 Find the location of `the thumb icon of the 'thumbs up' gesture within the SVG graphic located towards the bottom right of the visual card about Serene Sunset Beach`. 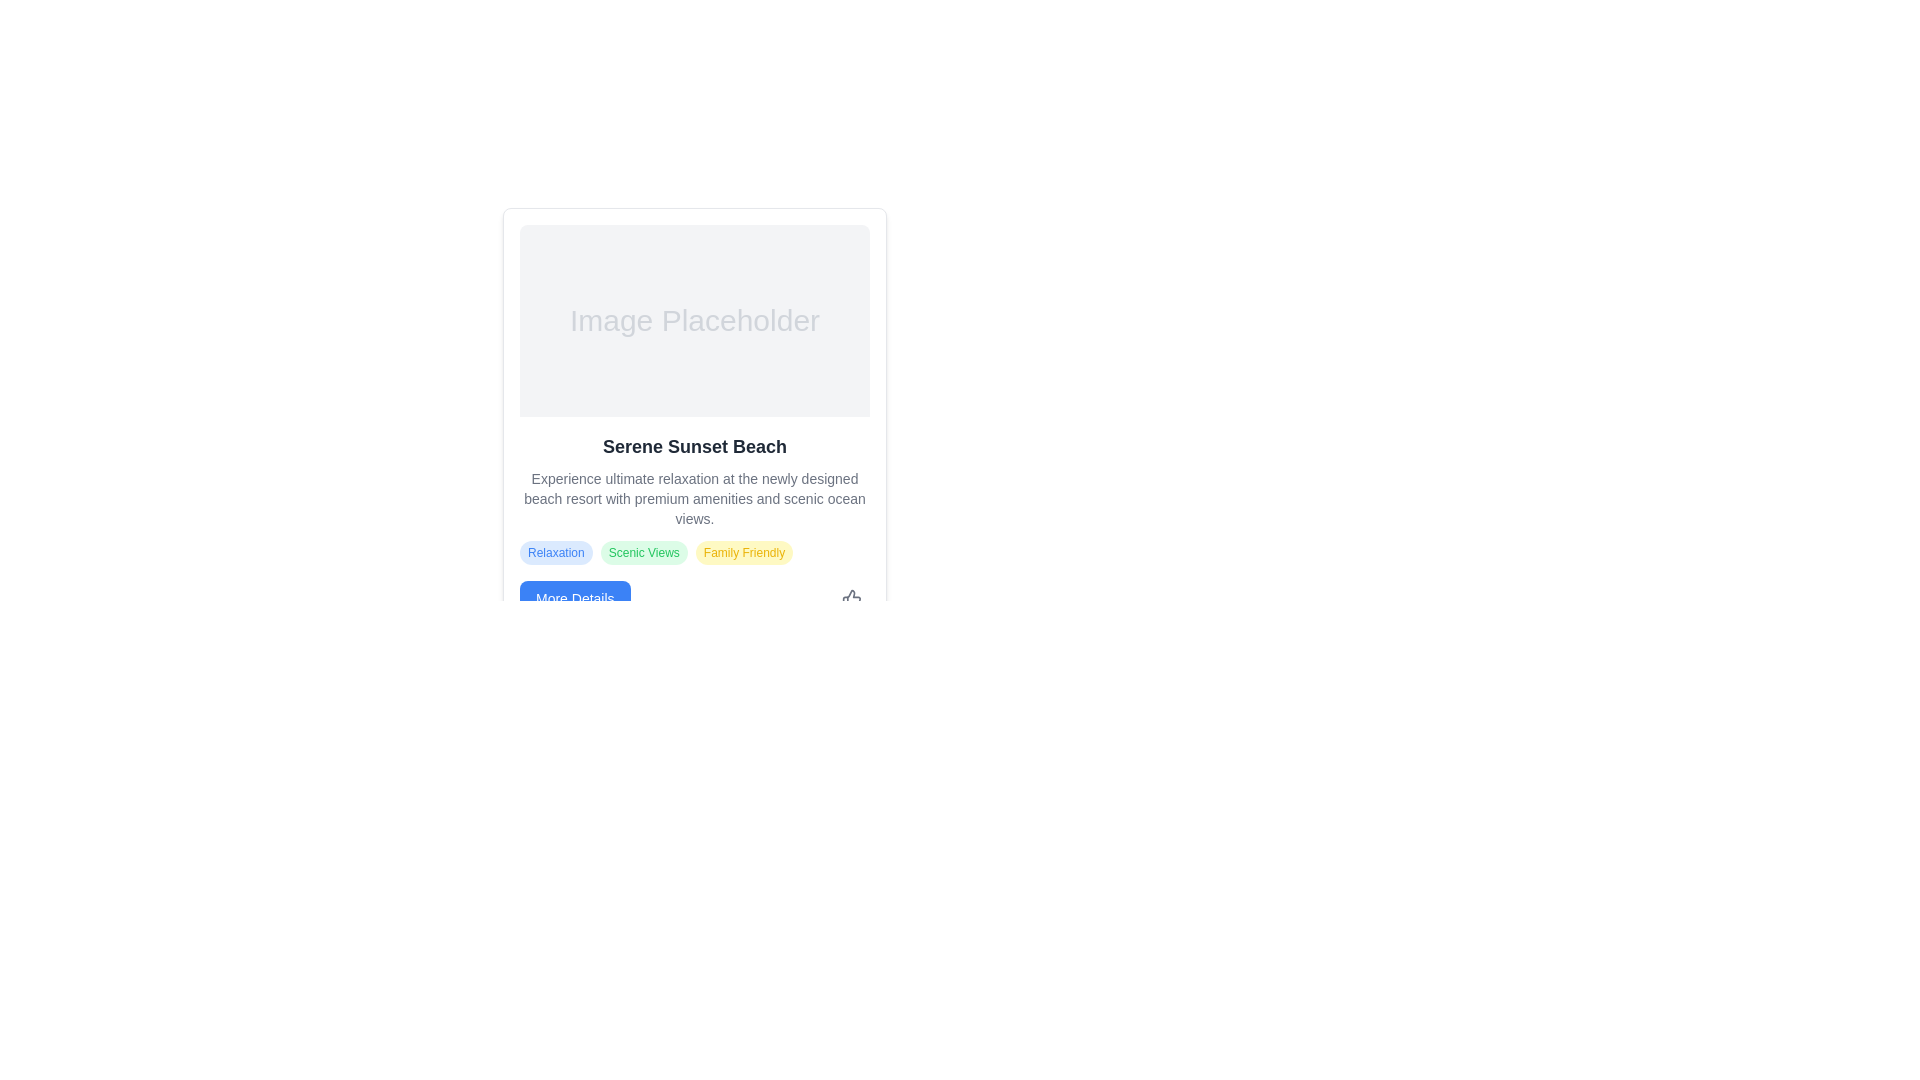

the thumb icon of the 'thumbs up' gesture within the SVG graphic located towards the bottom right of the visual card about Serene Sunset Beach is located at coordinates (851, 597).